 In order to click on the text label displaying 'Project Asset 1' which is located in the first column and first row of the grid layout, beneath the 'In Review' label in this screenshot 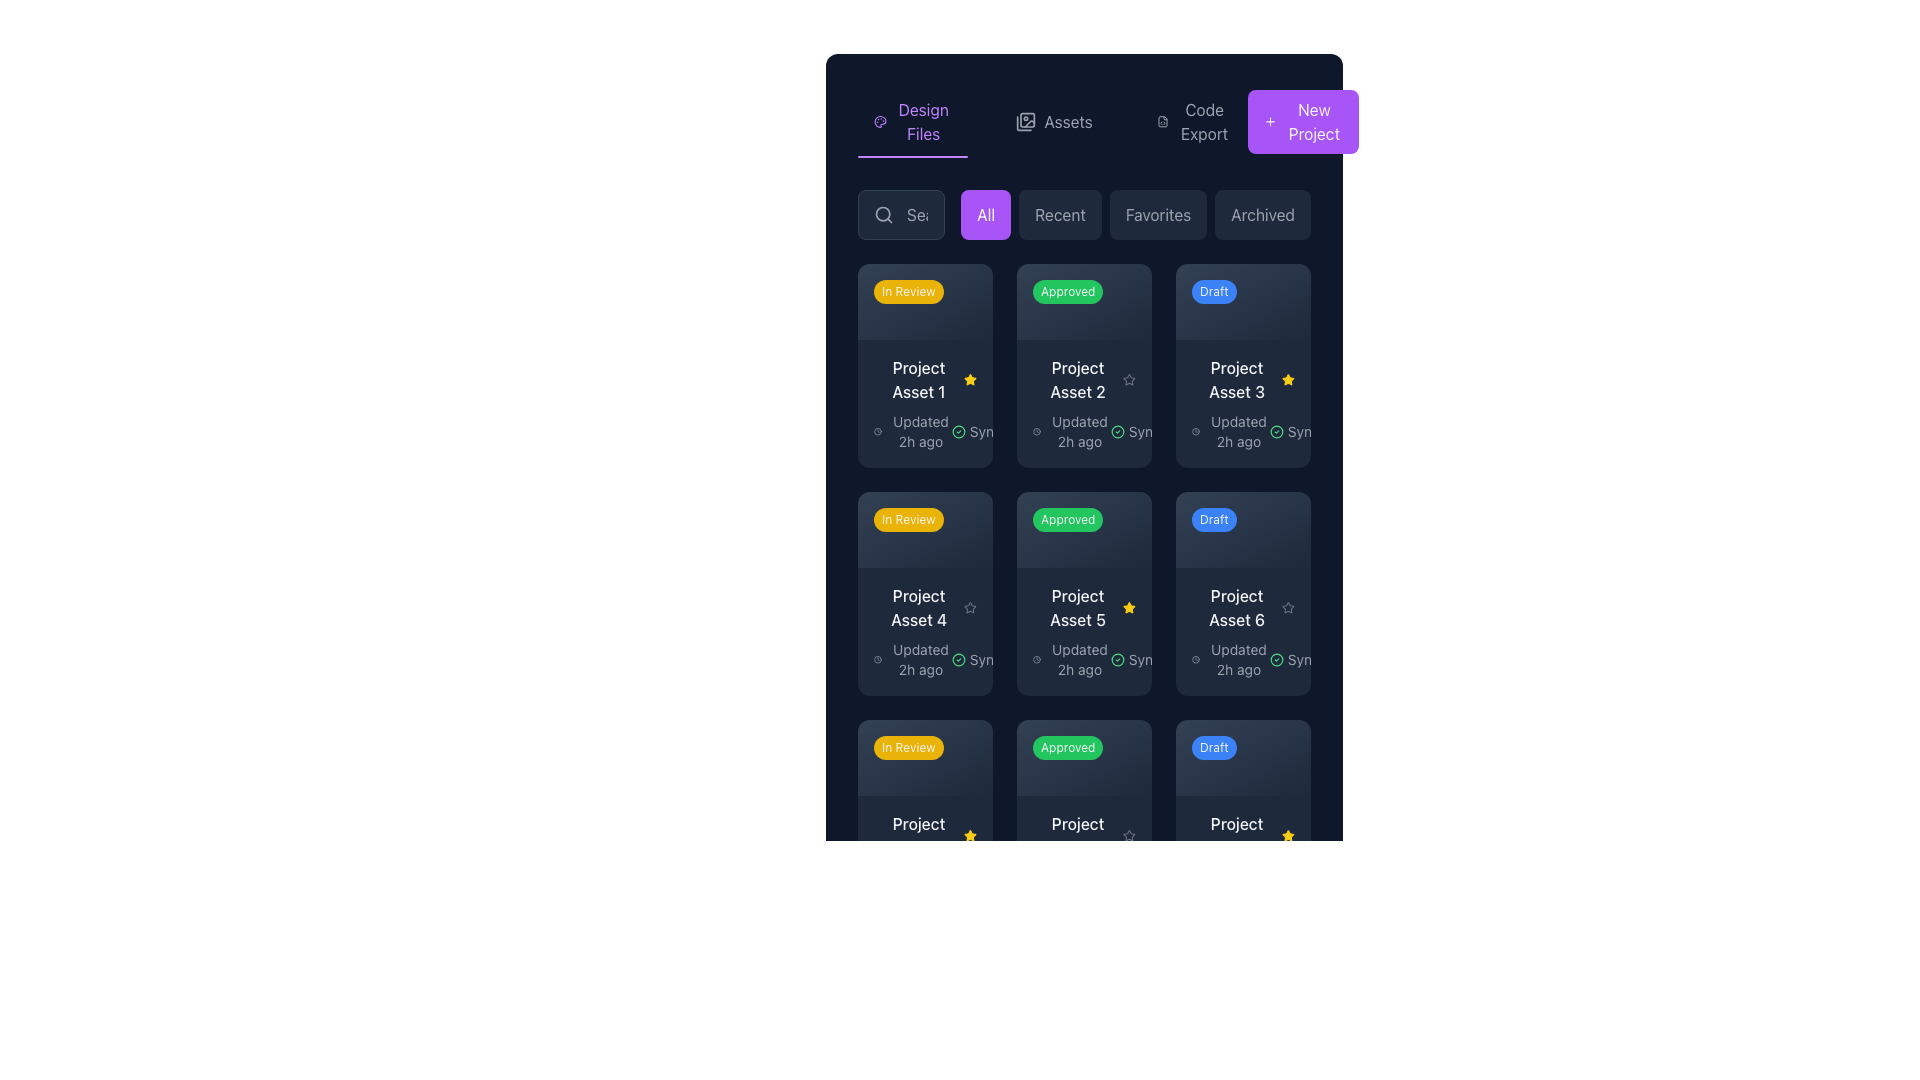, I will do `click(917, 379)`.